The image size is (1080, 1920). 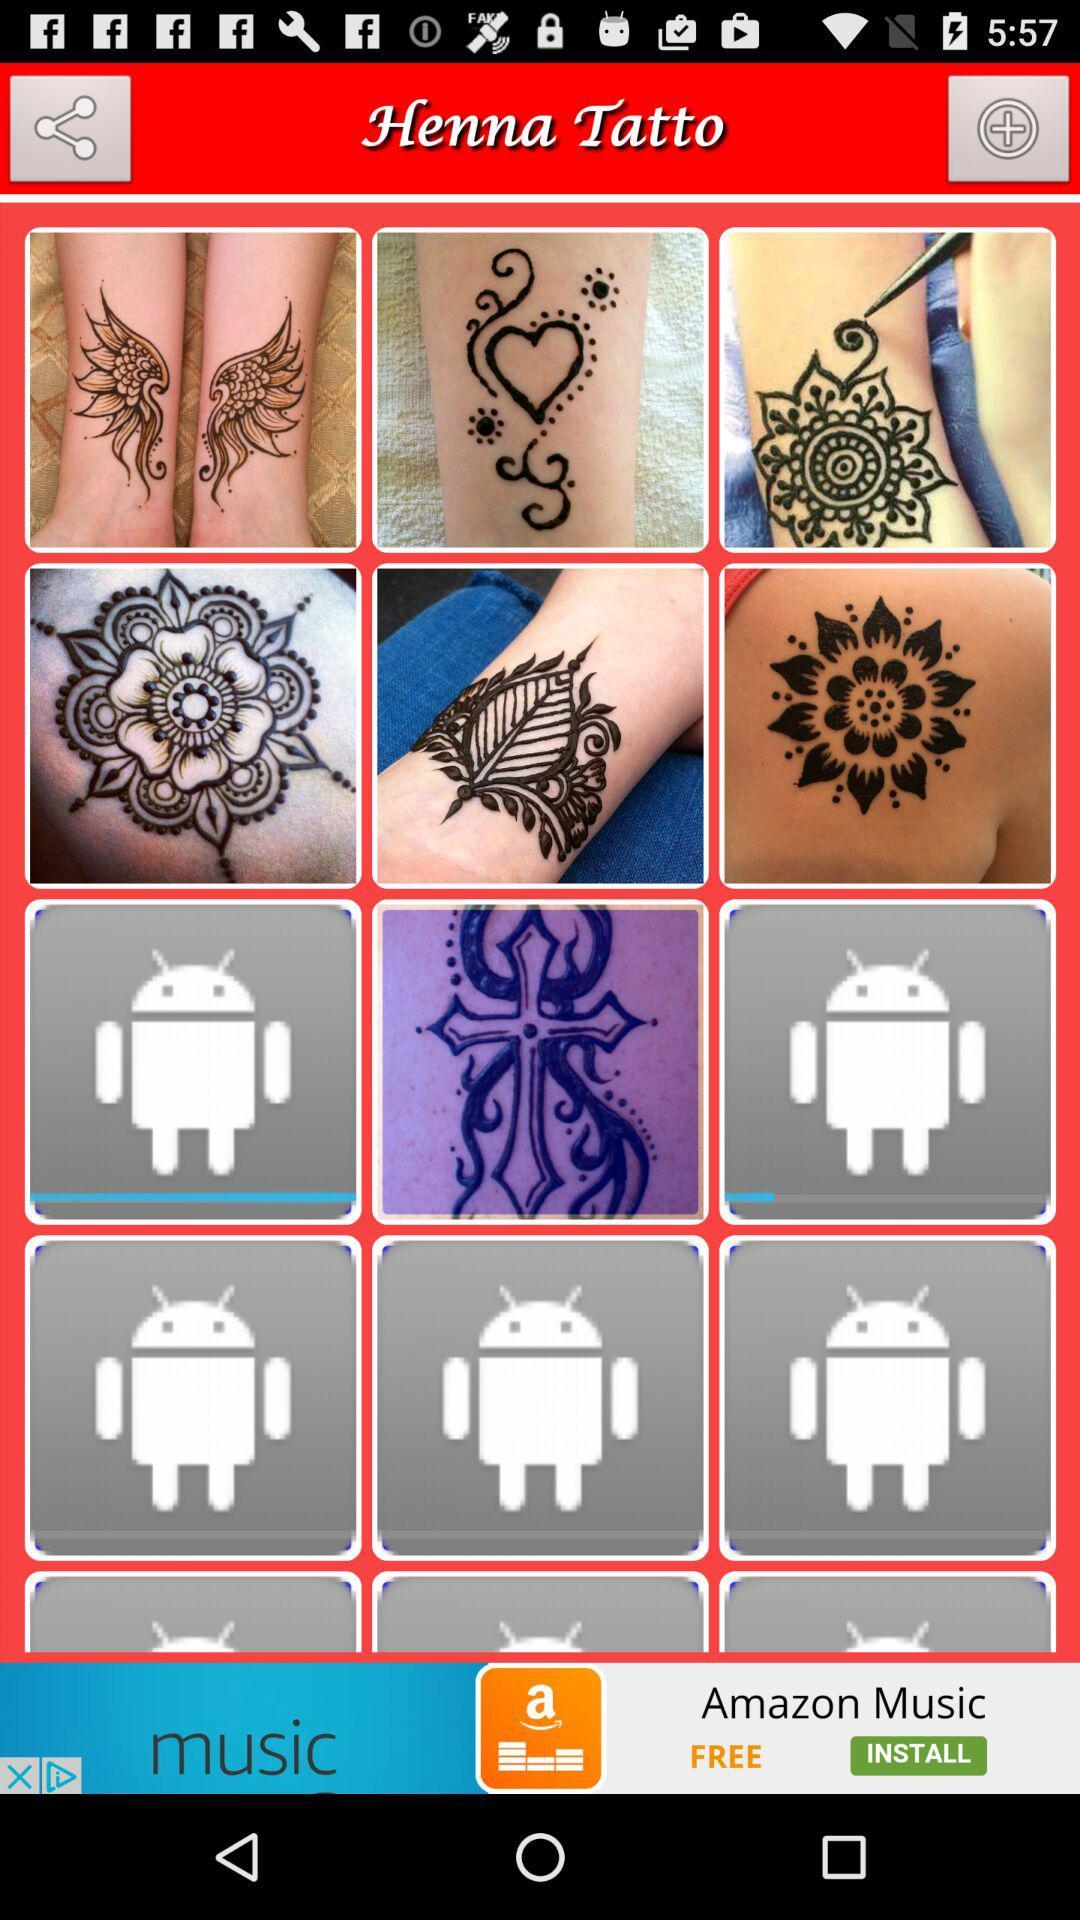 I want to click on another design, so click(x=1009, y=132).